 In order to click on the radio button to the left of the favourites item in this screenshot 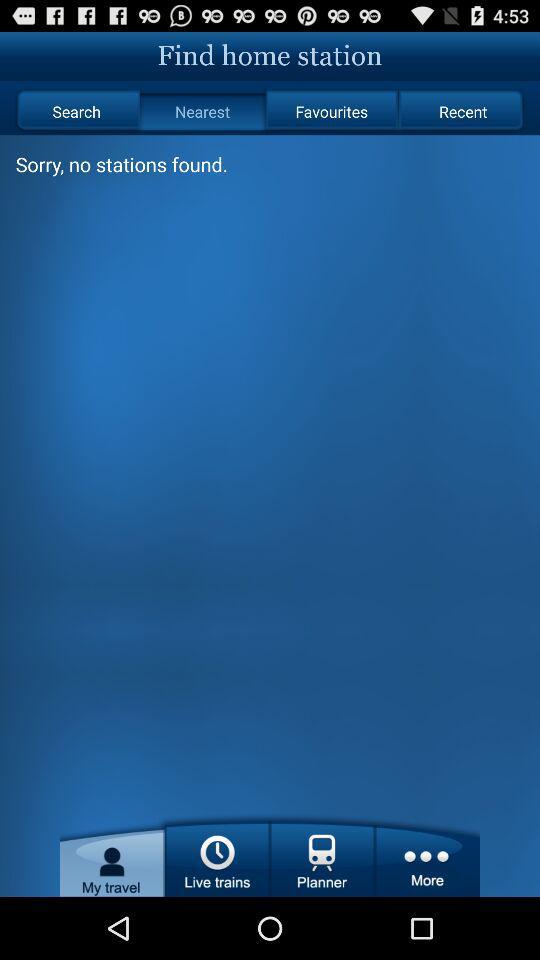, I will do `click(202, 111)`.